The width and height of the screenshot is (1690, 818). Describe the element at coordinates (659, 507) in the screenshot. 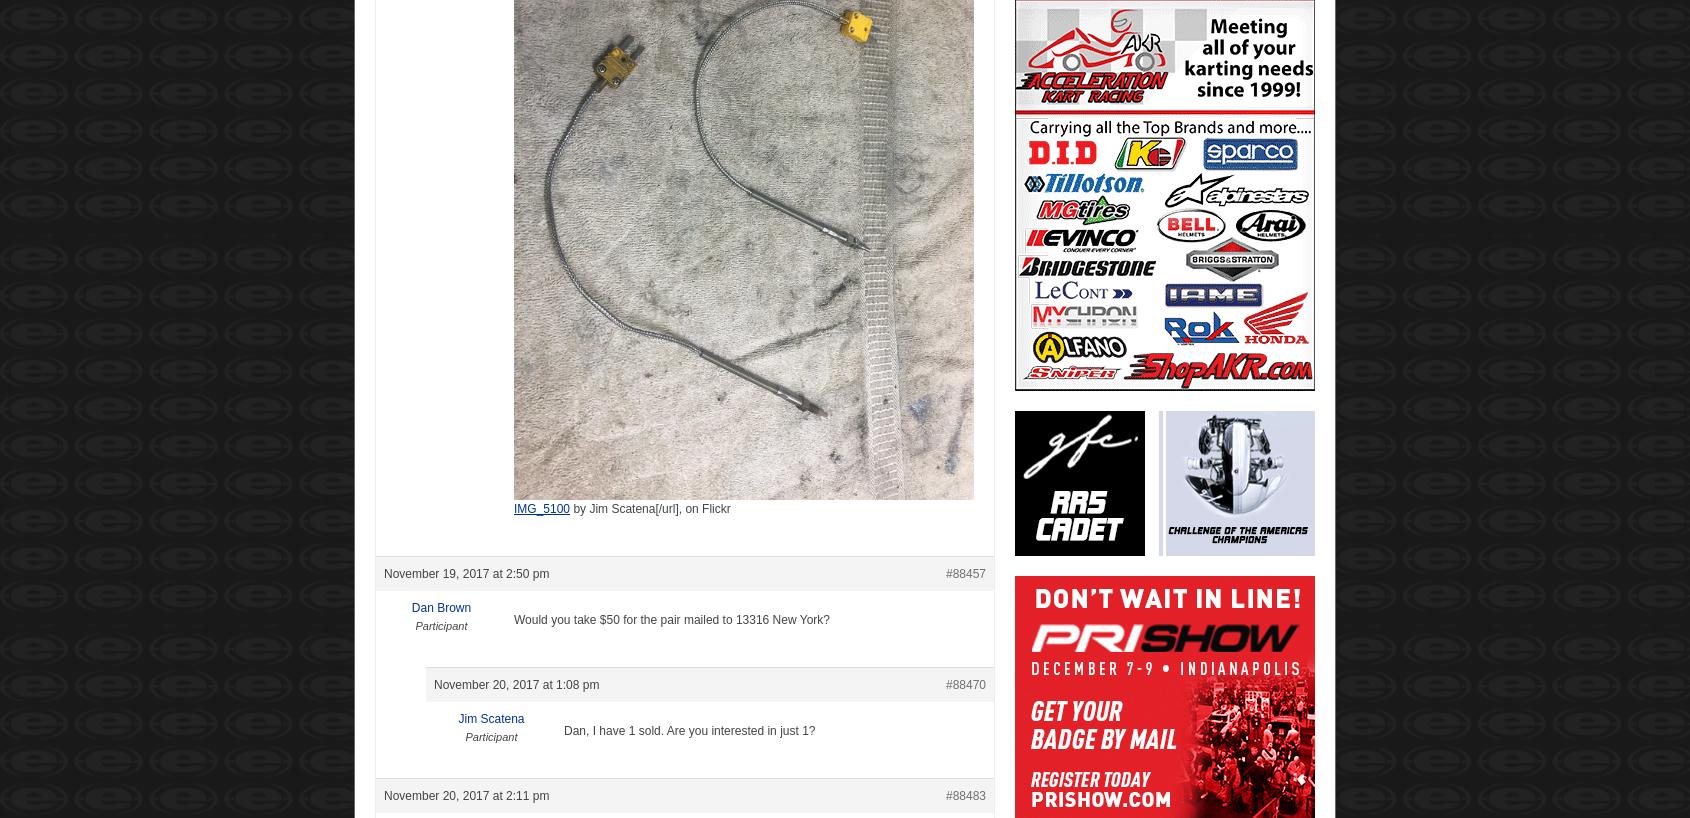

I see `'Jim Scatena[/url], on Flickr'` at that location.